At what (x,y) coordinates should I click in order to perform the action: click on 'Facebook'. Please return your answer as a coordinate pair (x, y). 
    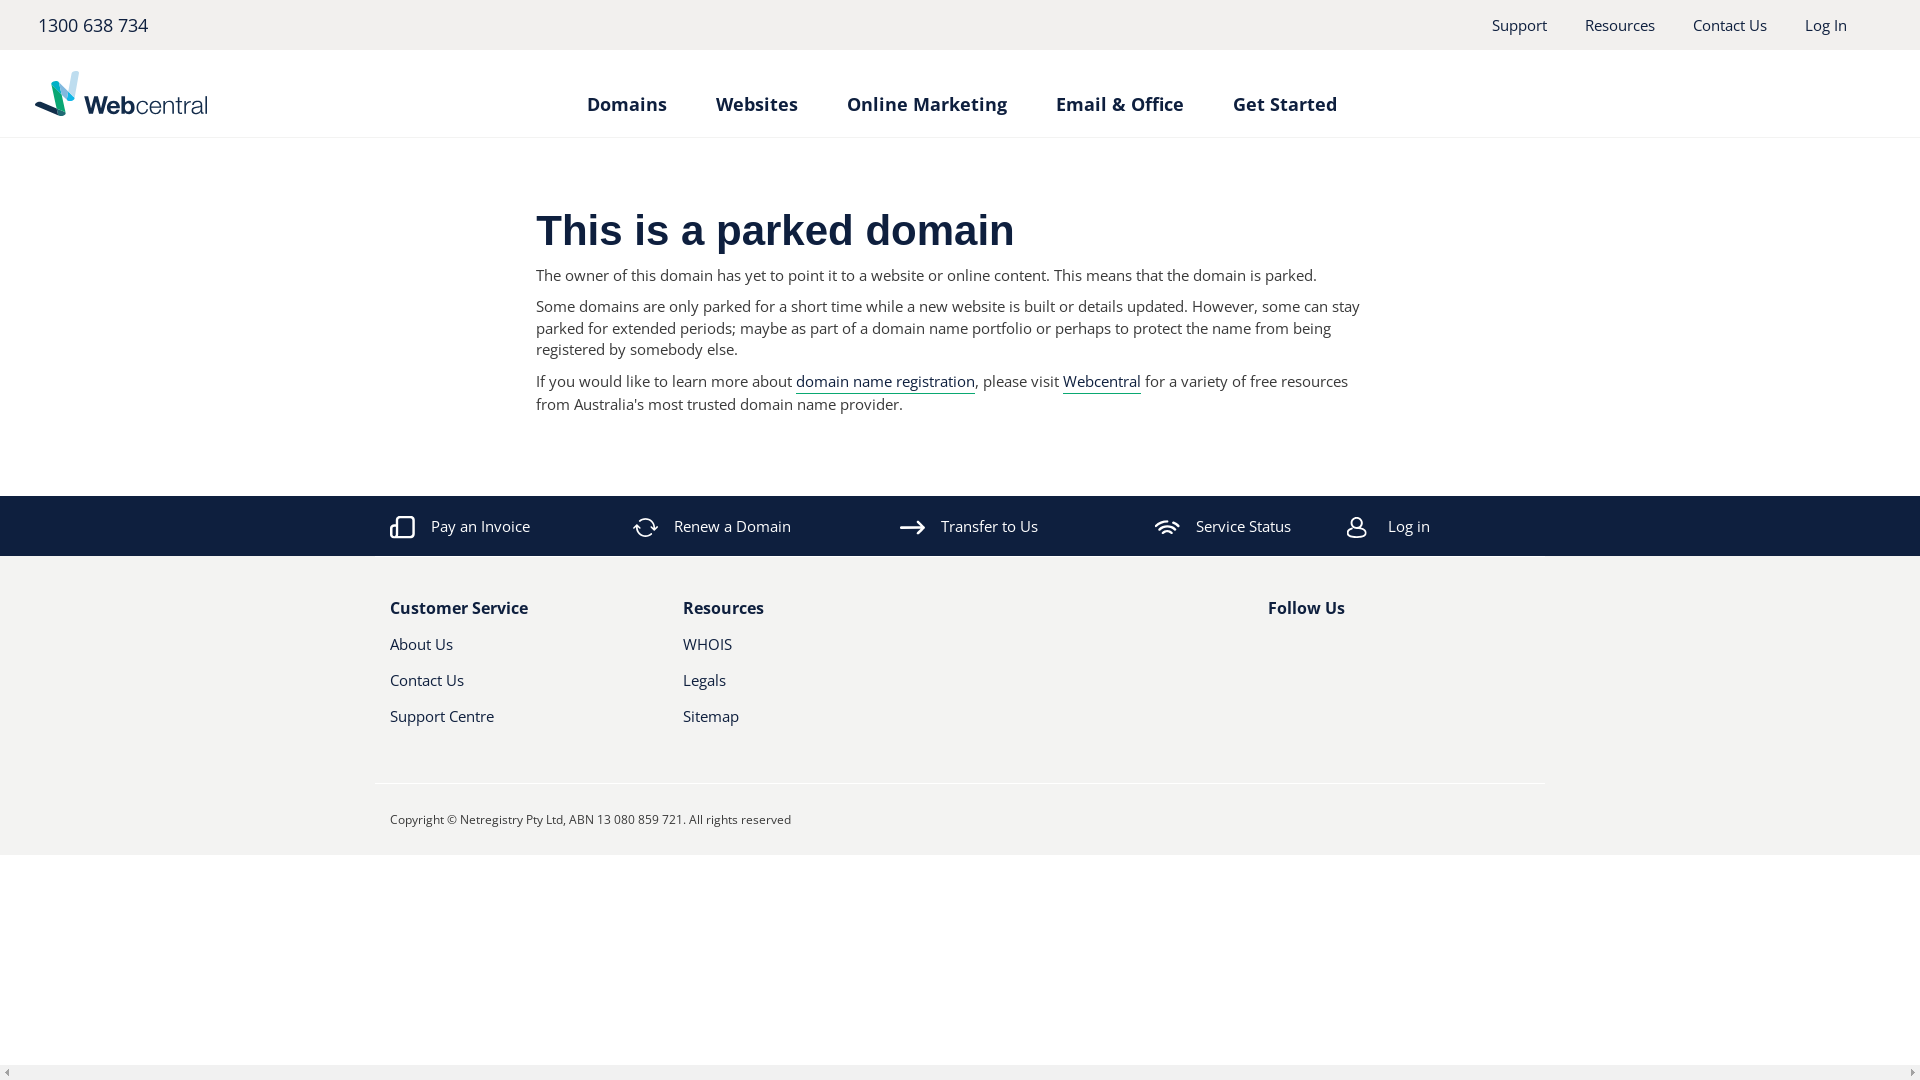
    Looking at the image, I should click on (1266, 652).